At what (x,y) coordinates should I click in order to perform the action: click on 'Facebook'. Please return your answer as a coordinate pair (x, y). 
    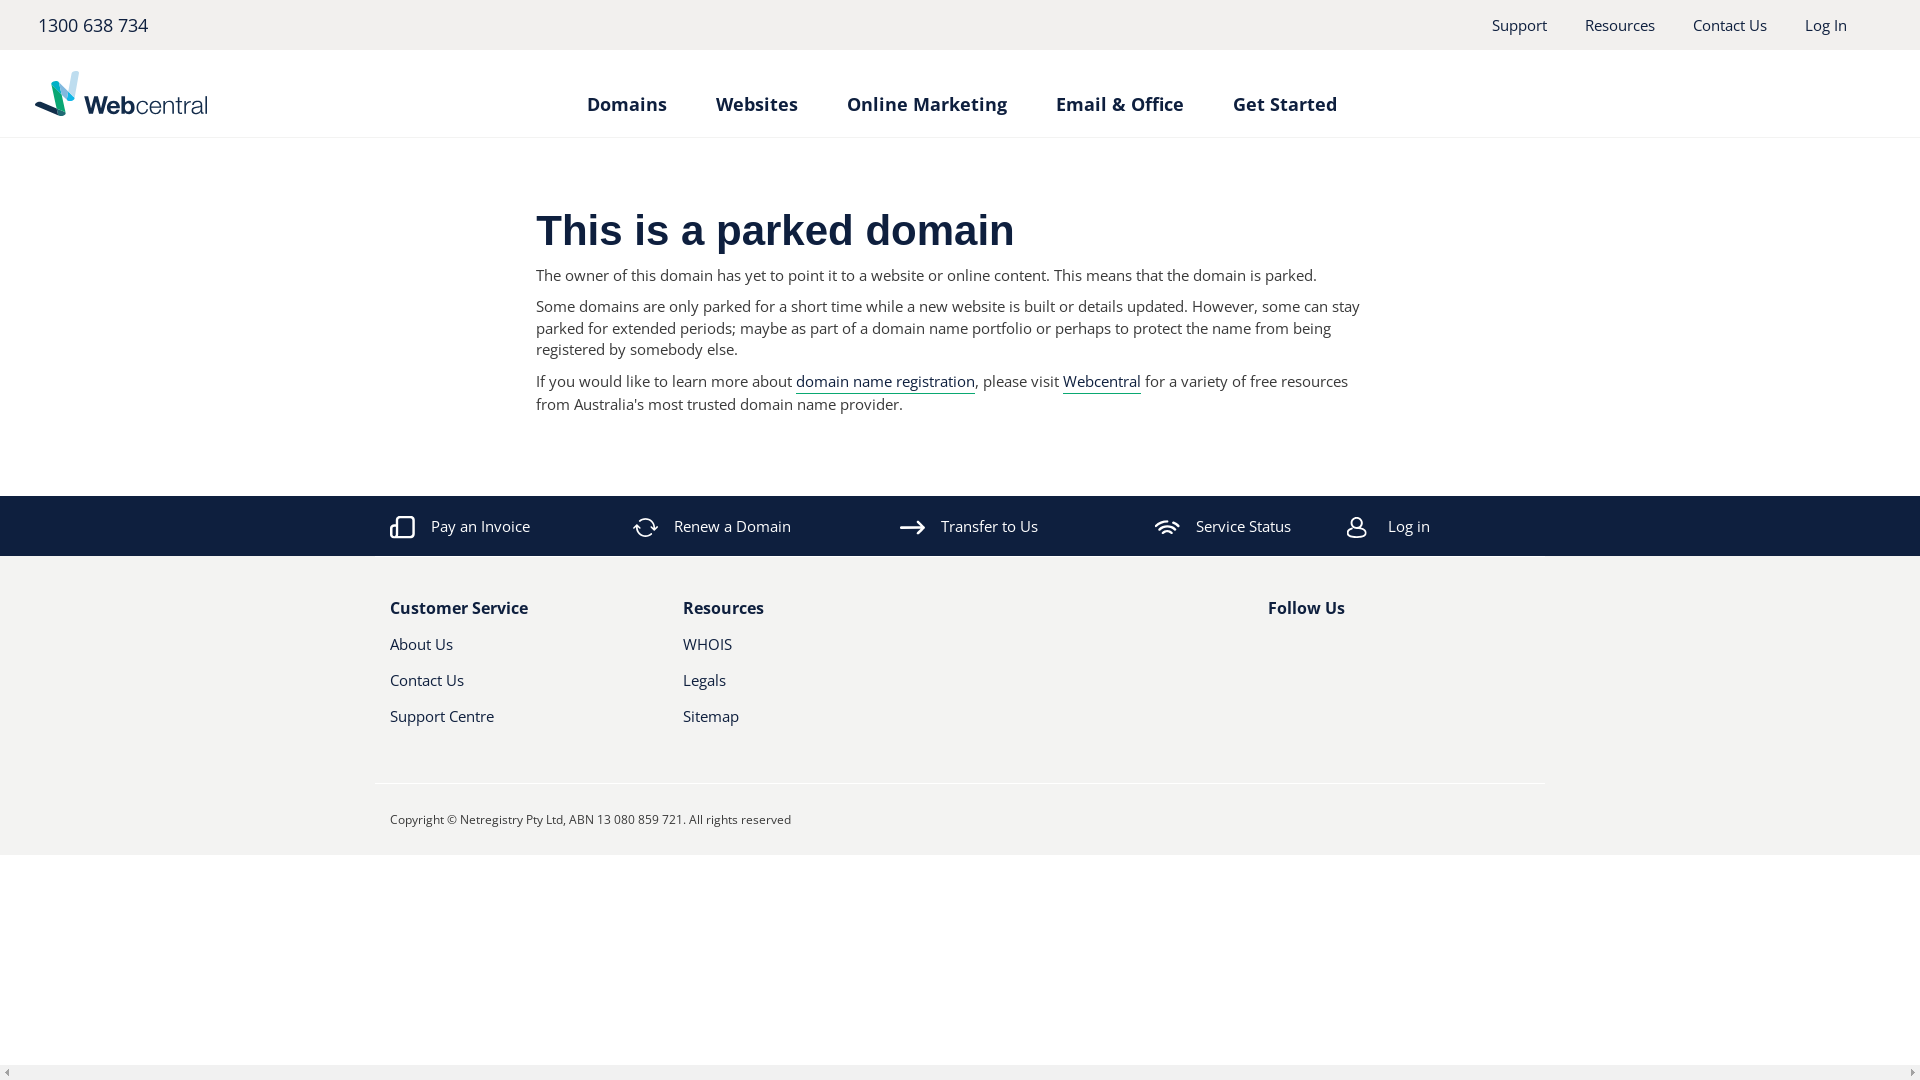
    Looking at the image, I should click on (1266, 652).